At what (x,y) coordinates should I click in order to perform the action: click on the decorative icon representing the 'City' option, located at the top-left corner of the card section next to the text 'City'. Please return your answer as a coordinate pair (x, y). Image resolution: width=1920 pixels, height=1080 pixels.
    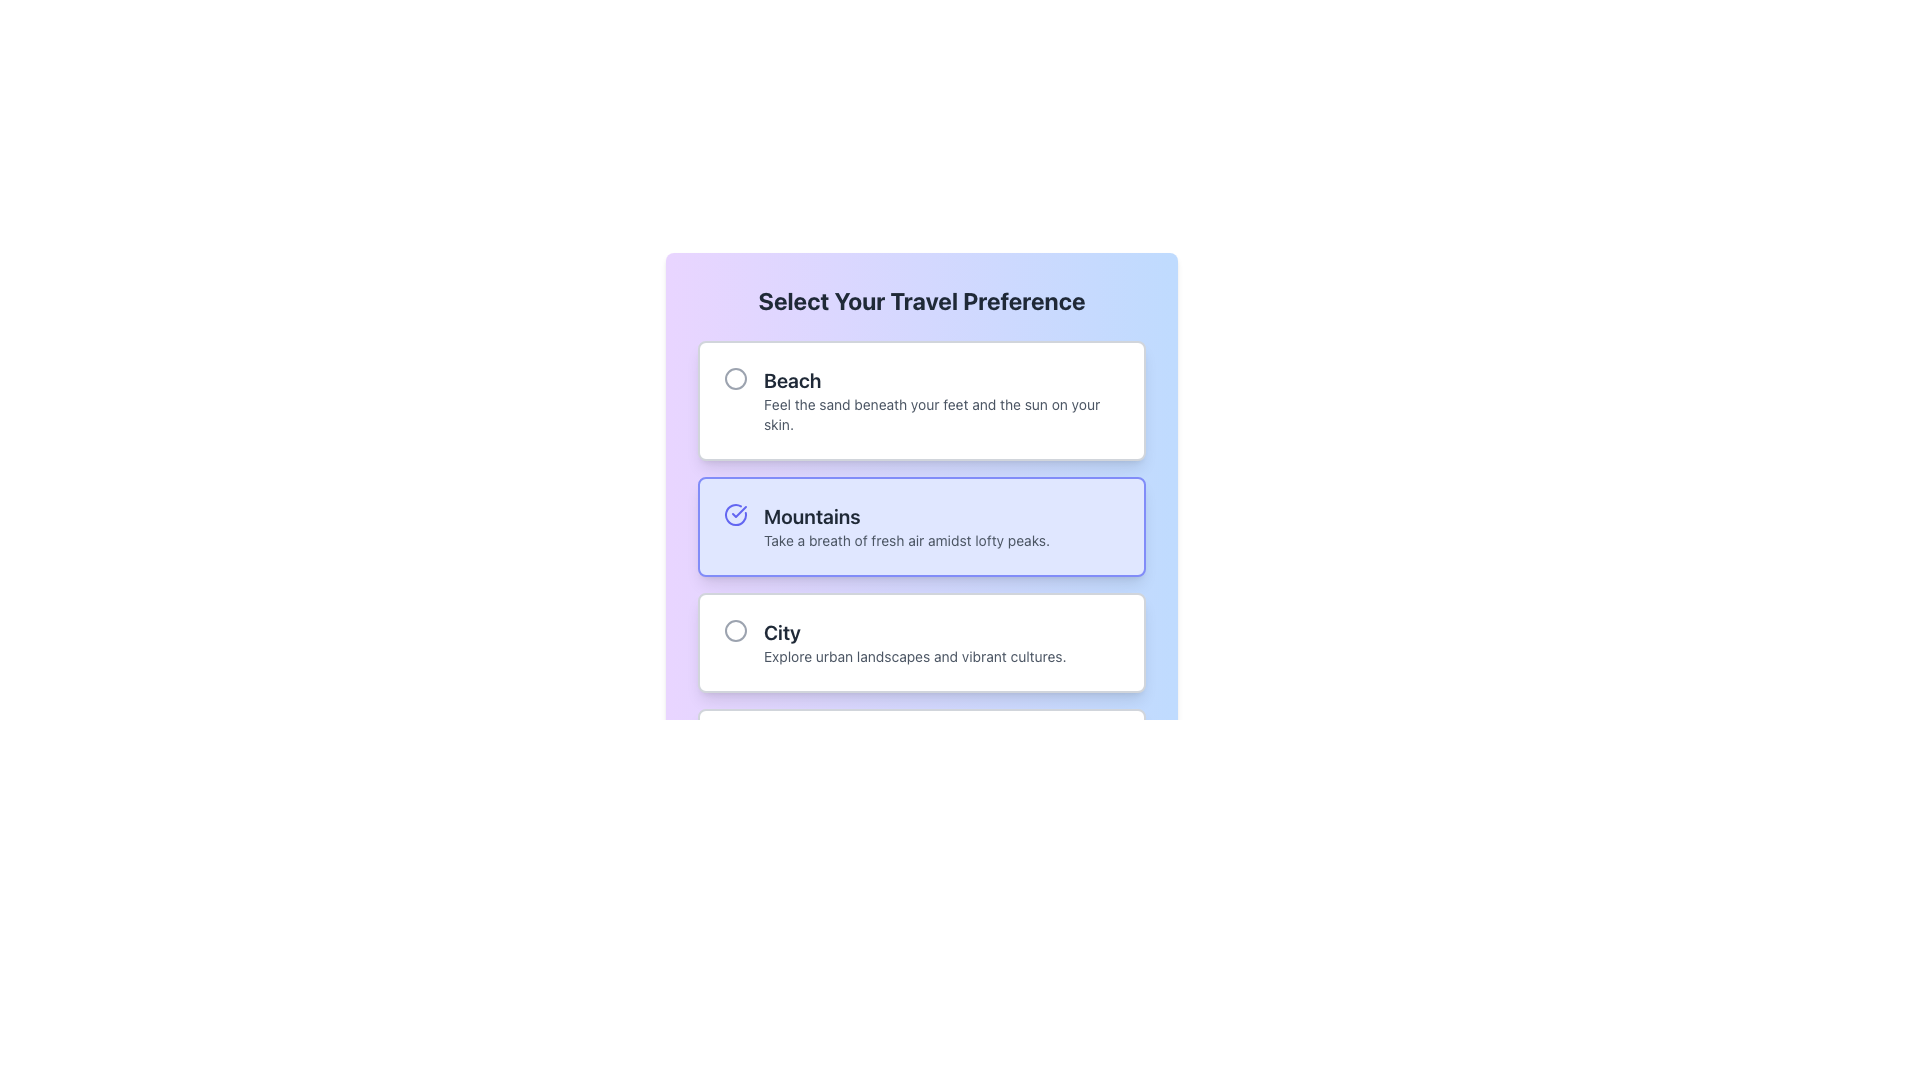
    Looking at the image, I should click on (734, 631).